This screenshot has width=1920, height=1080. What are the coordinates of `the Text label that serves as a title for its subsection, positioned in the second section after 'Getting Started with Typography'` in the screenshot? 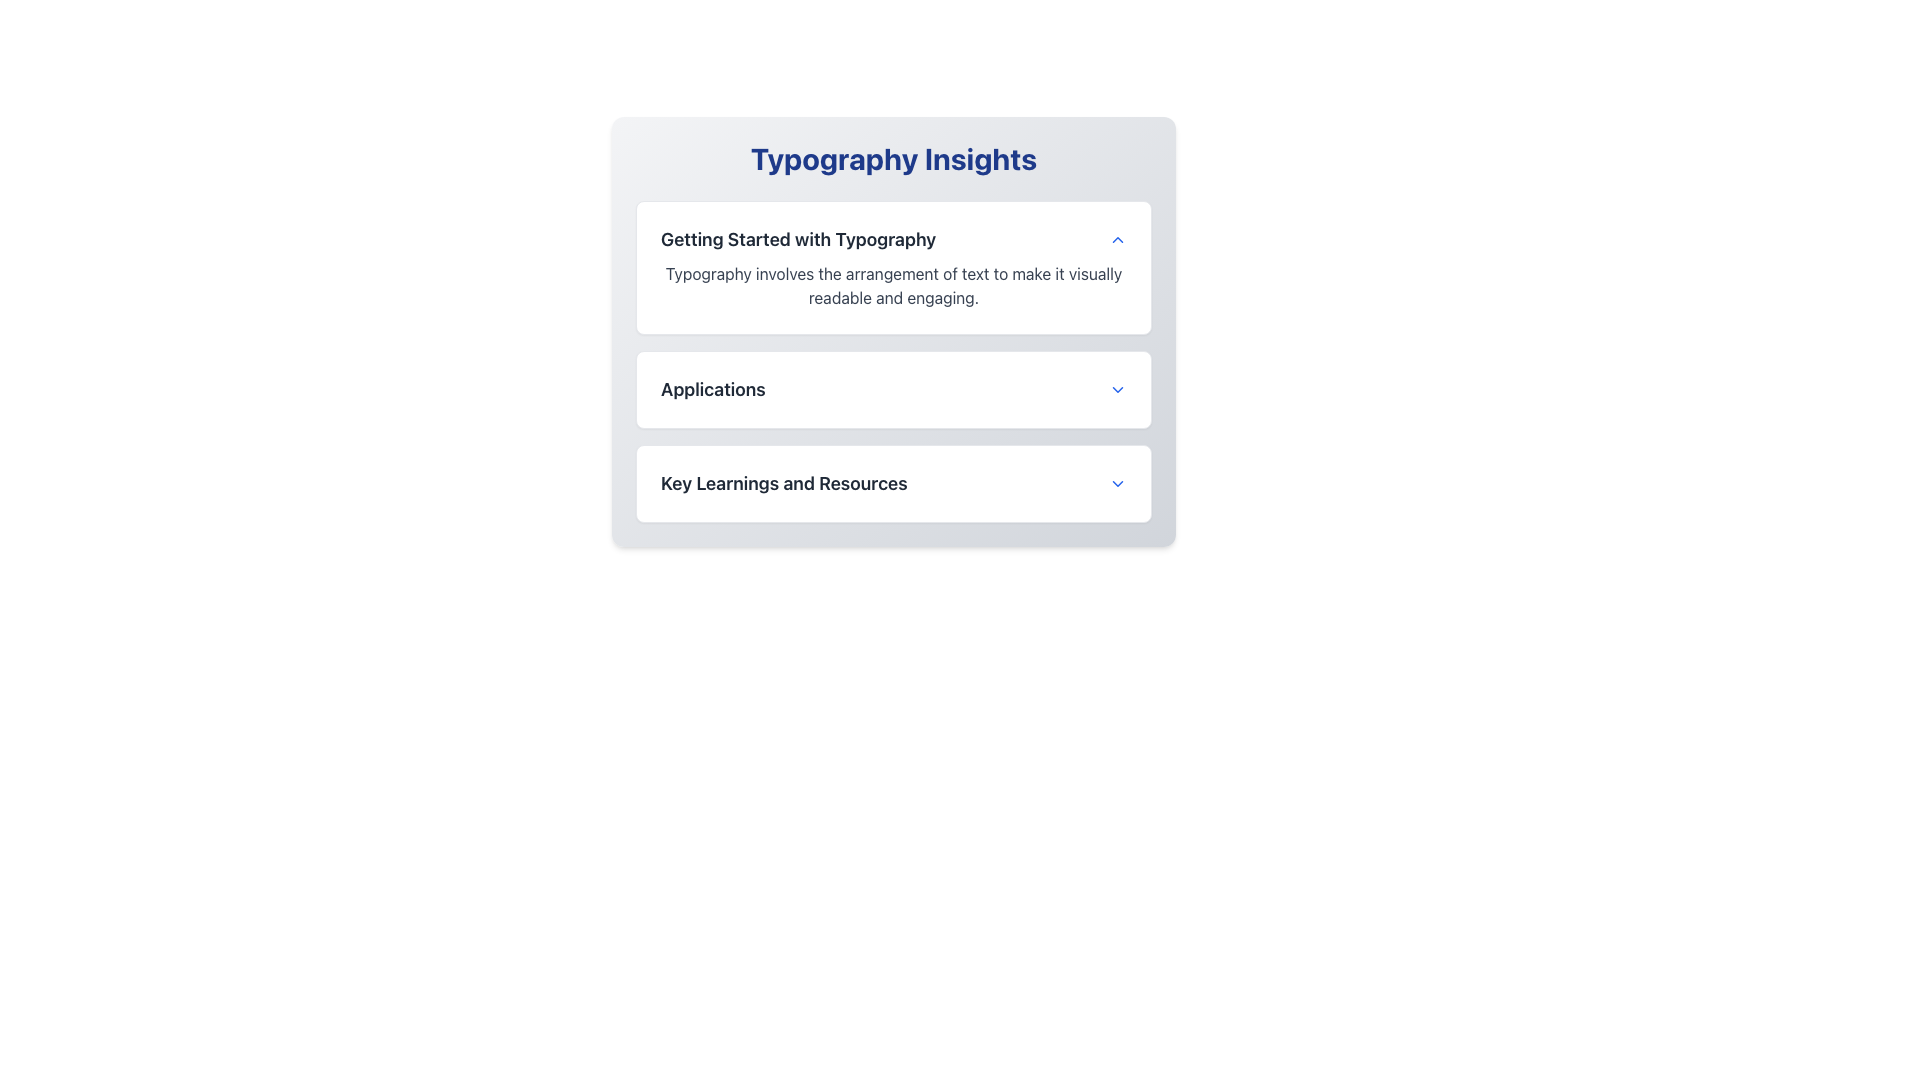 It's located at (713, 389).